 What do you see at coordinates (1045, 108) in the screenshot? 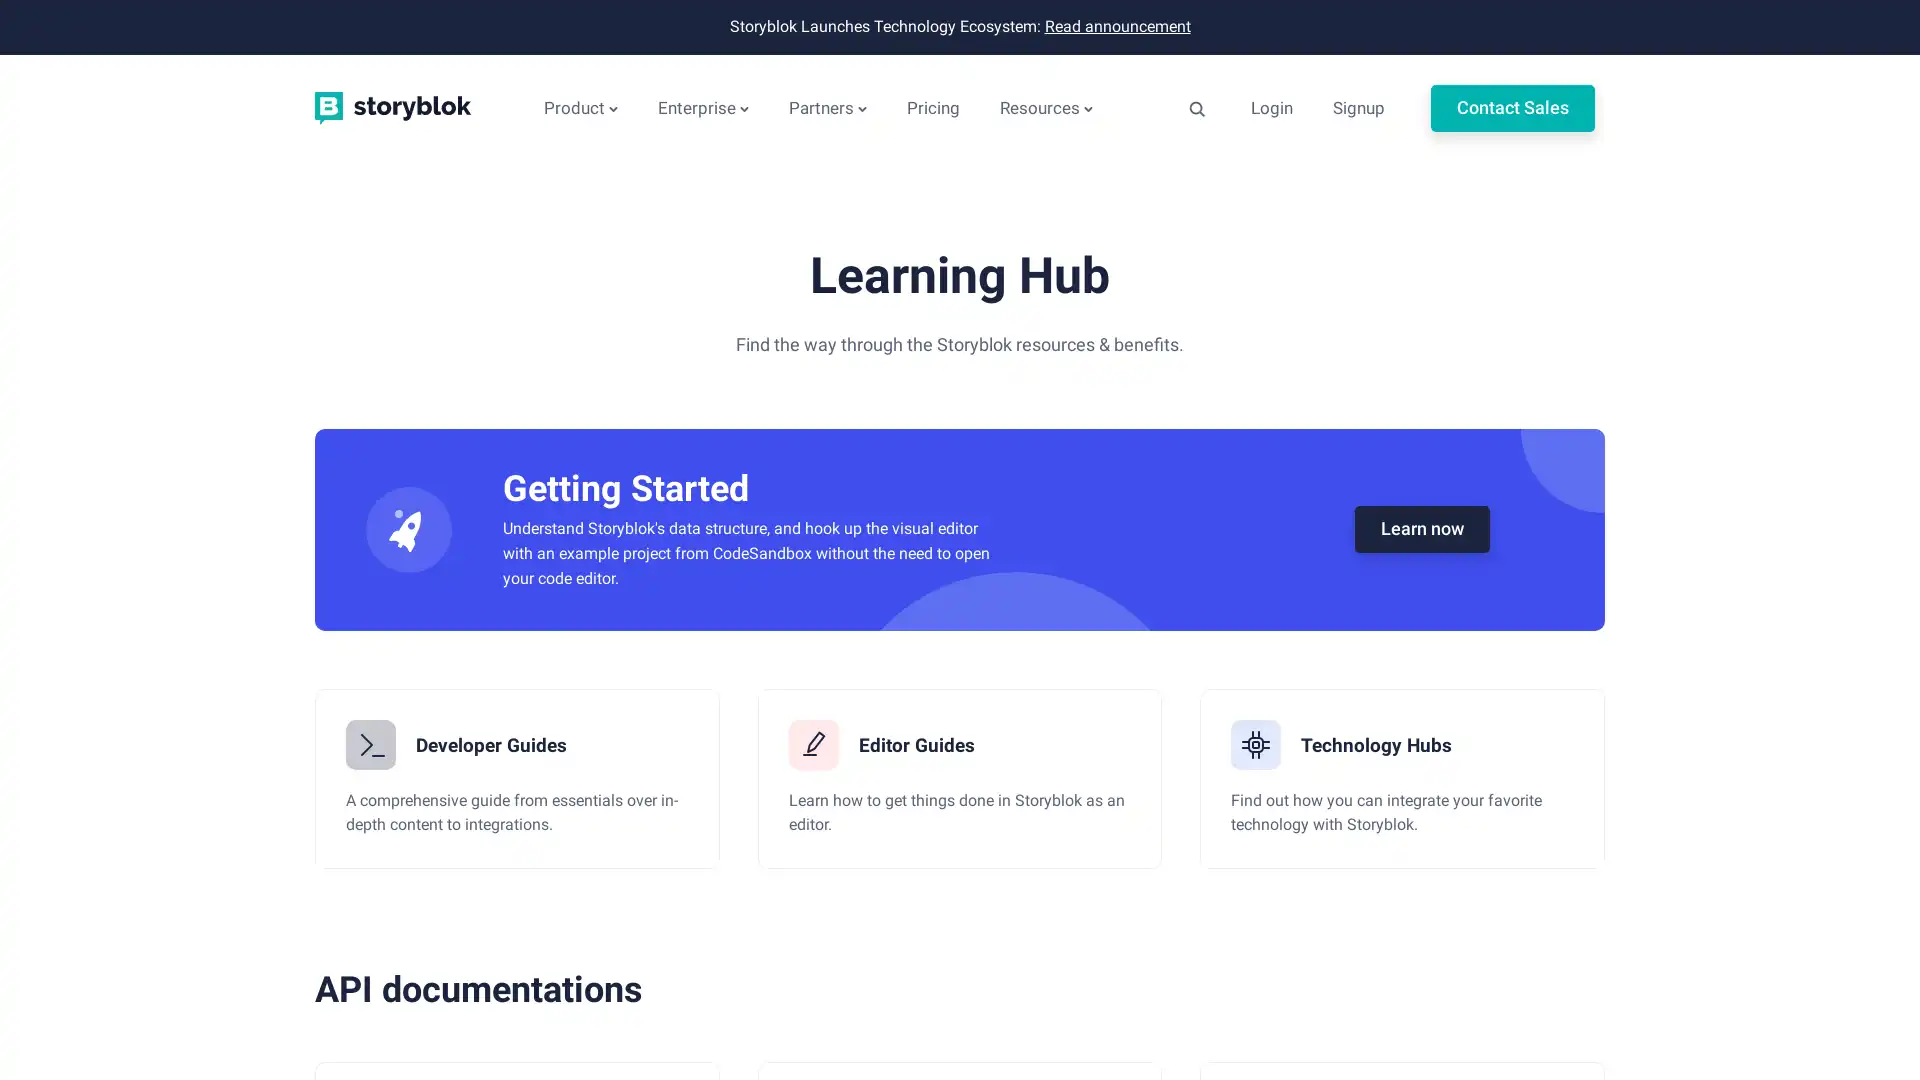
I see `Resources` at bounding box center [1045, 108].